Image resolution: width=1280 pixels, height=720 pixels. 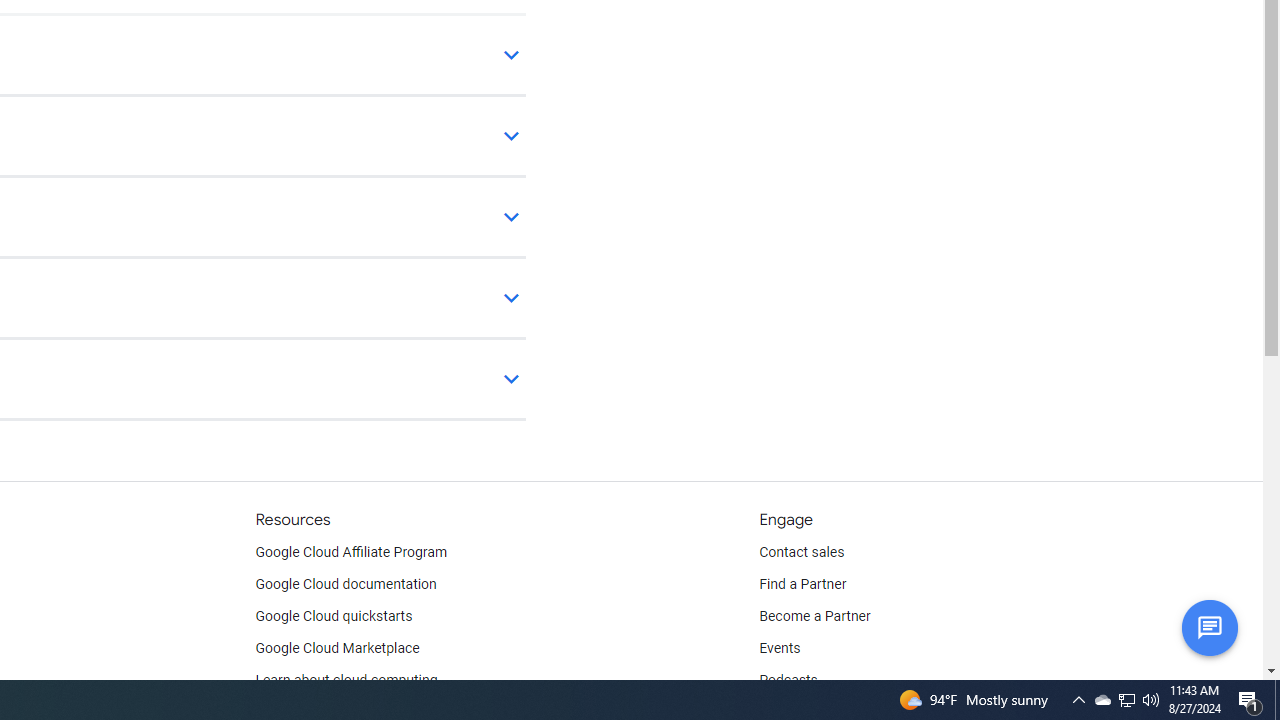 I want to click on 'Google Cloud documentation', so click(x=345, y=585).